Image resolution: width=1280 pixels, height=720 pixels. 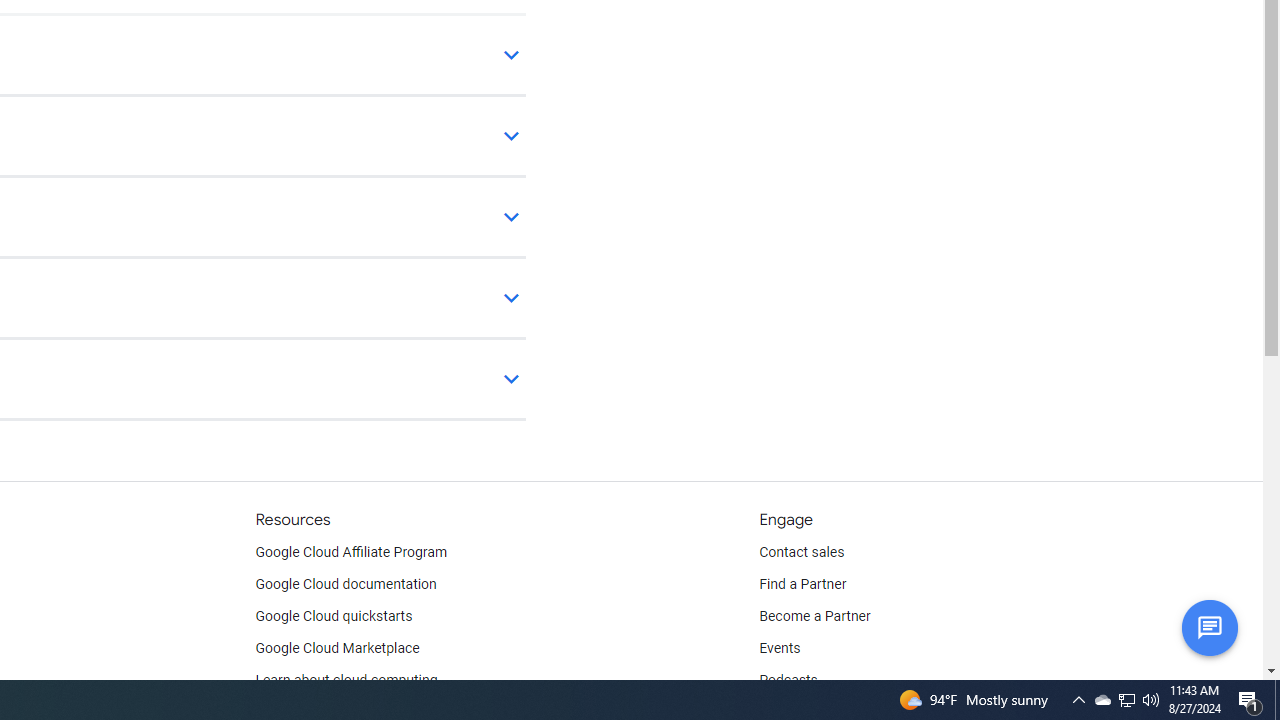 I want to click on 'Google Cloud documentation', so click(x=345, y=585).